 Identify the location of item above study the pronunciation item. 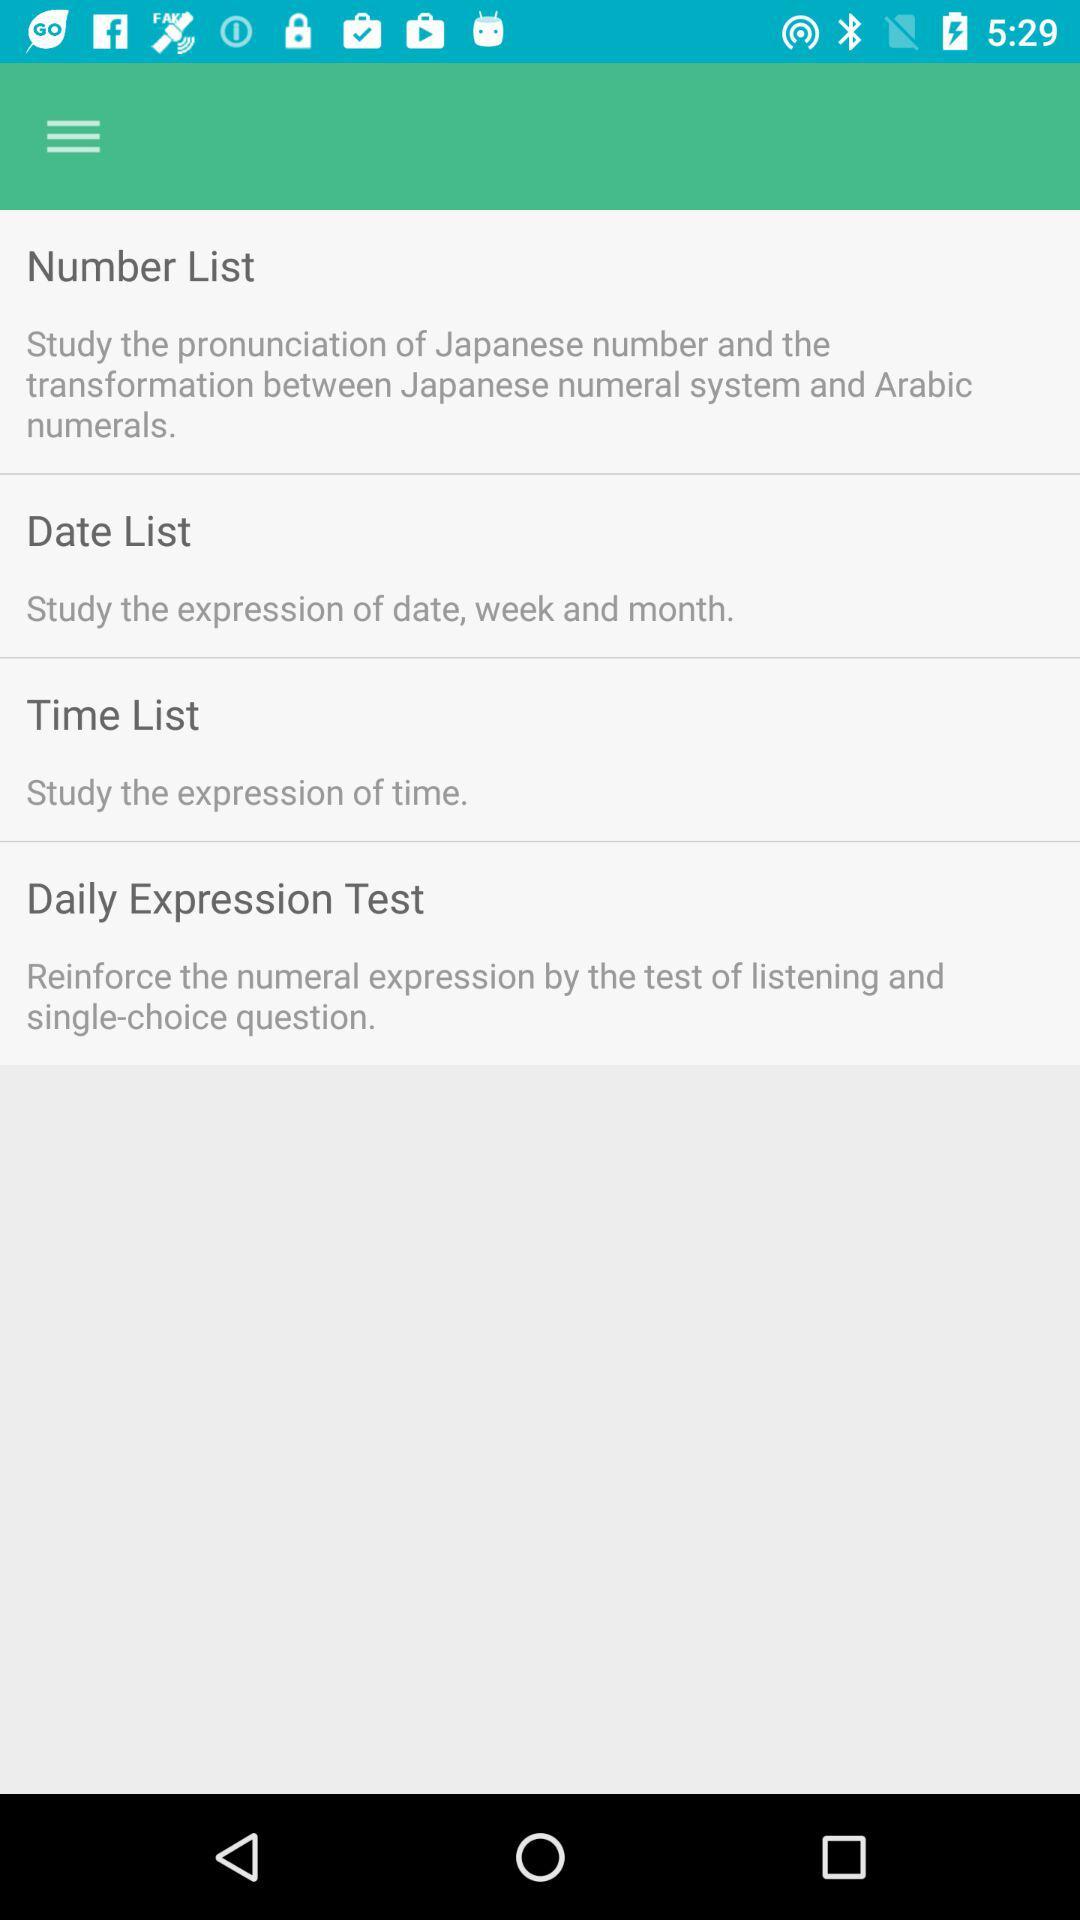
(139, 263).